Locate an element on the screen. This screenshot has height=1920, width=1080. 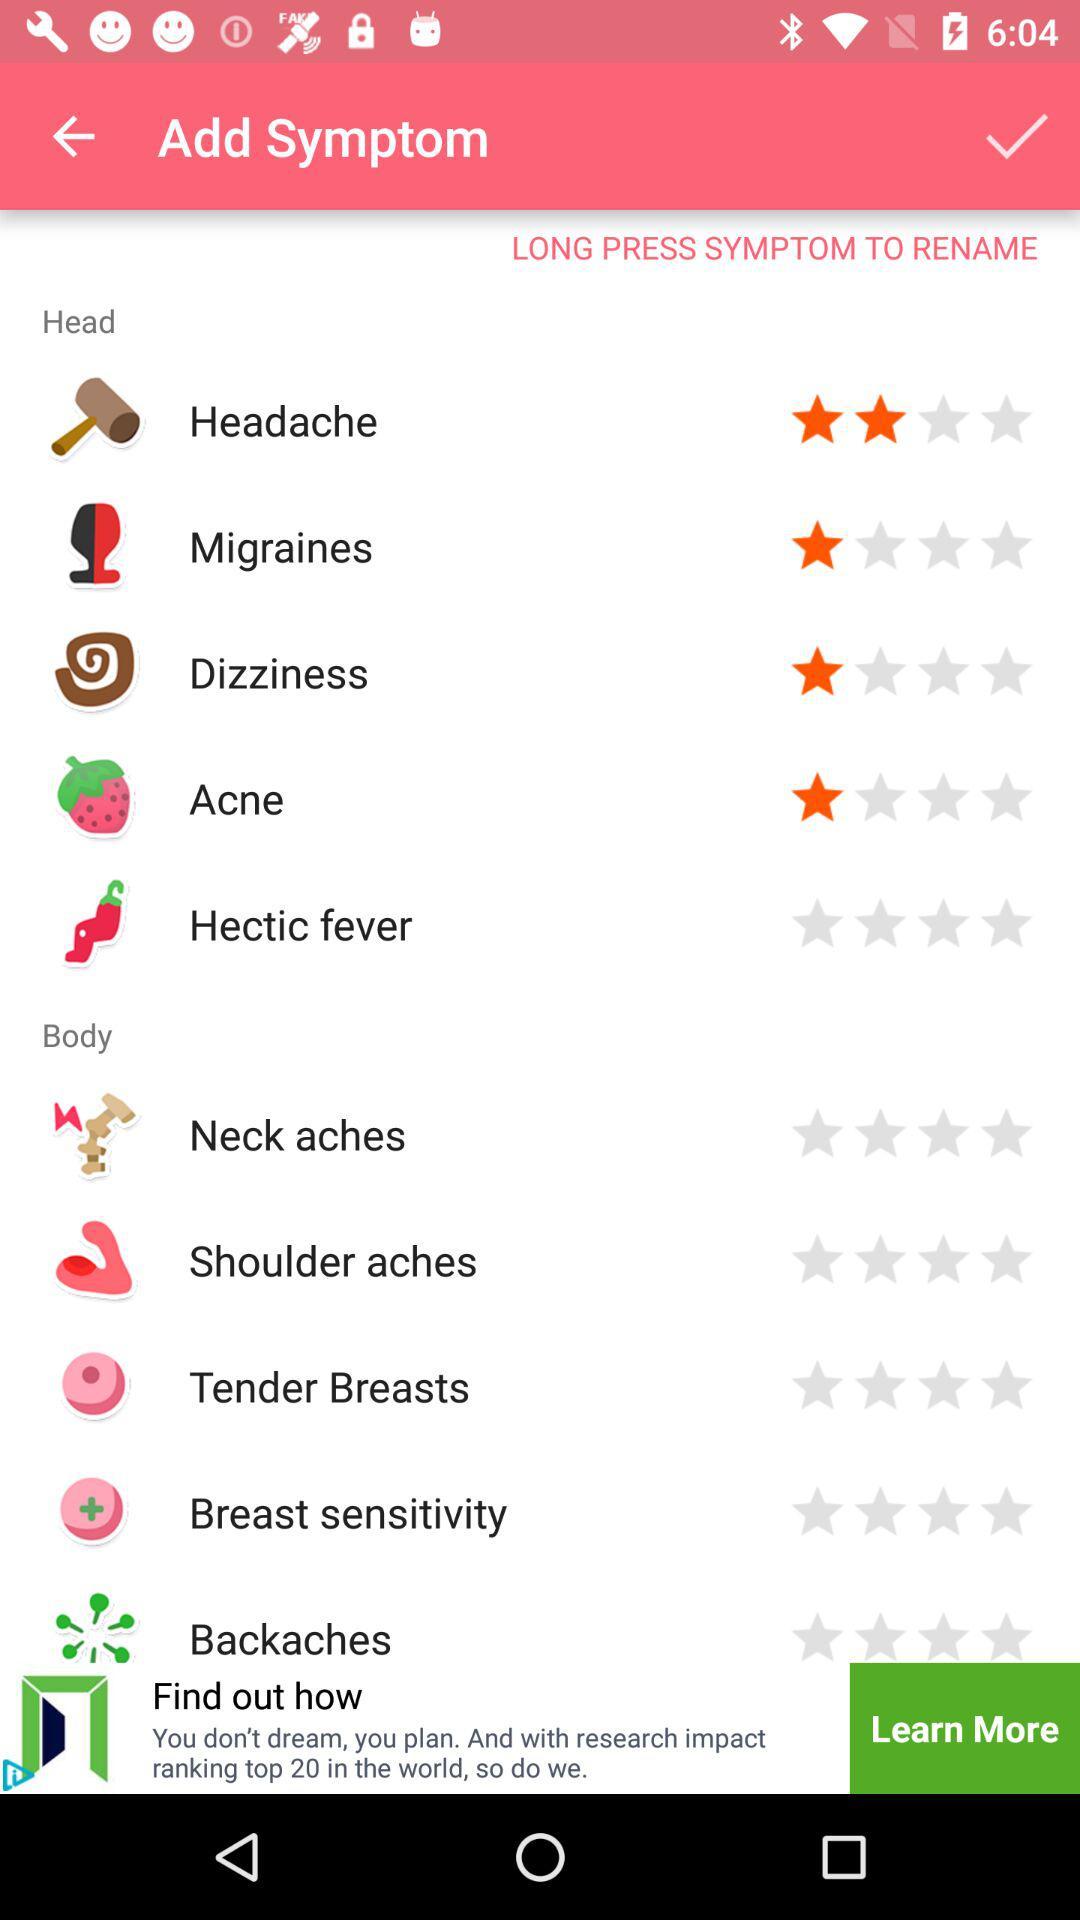
rate 2 stars is located at coordinates (879, 1133).